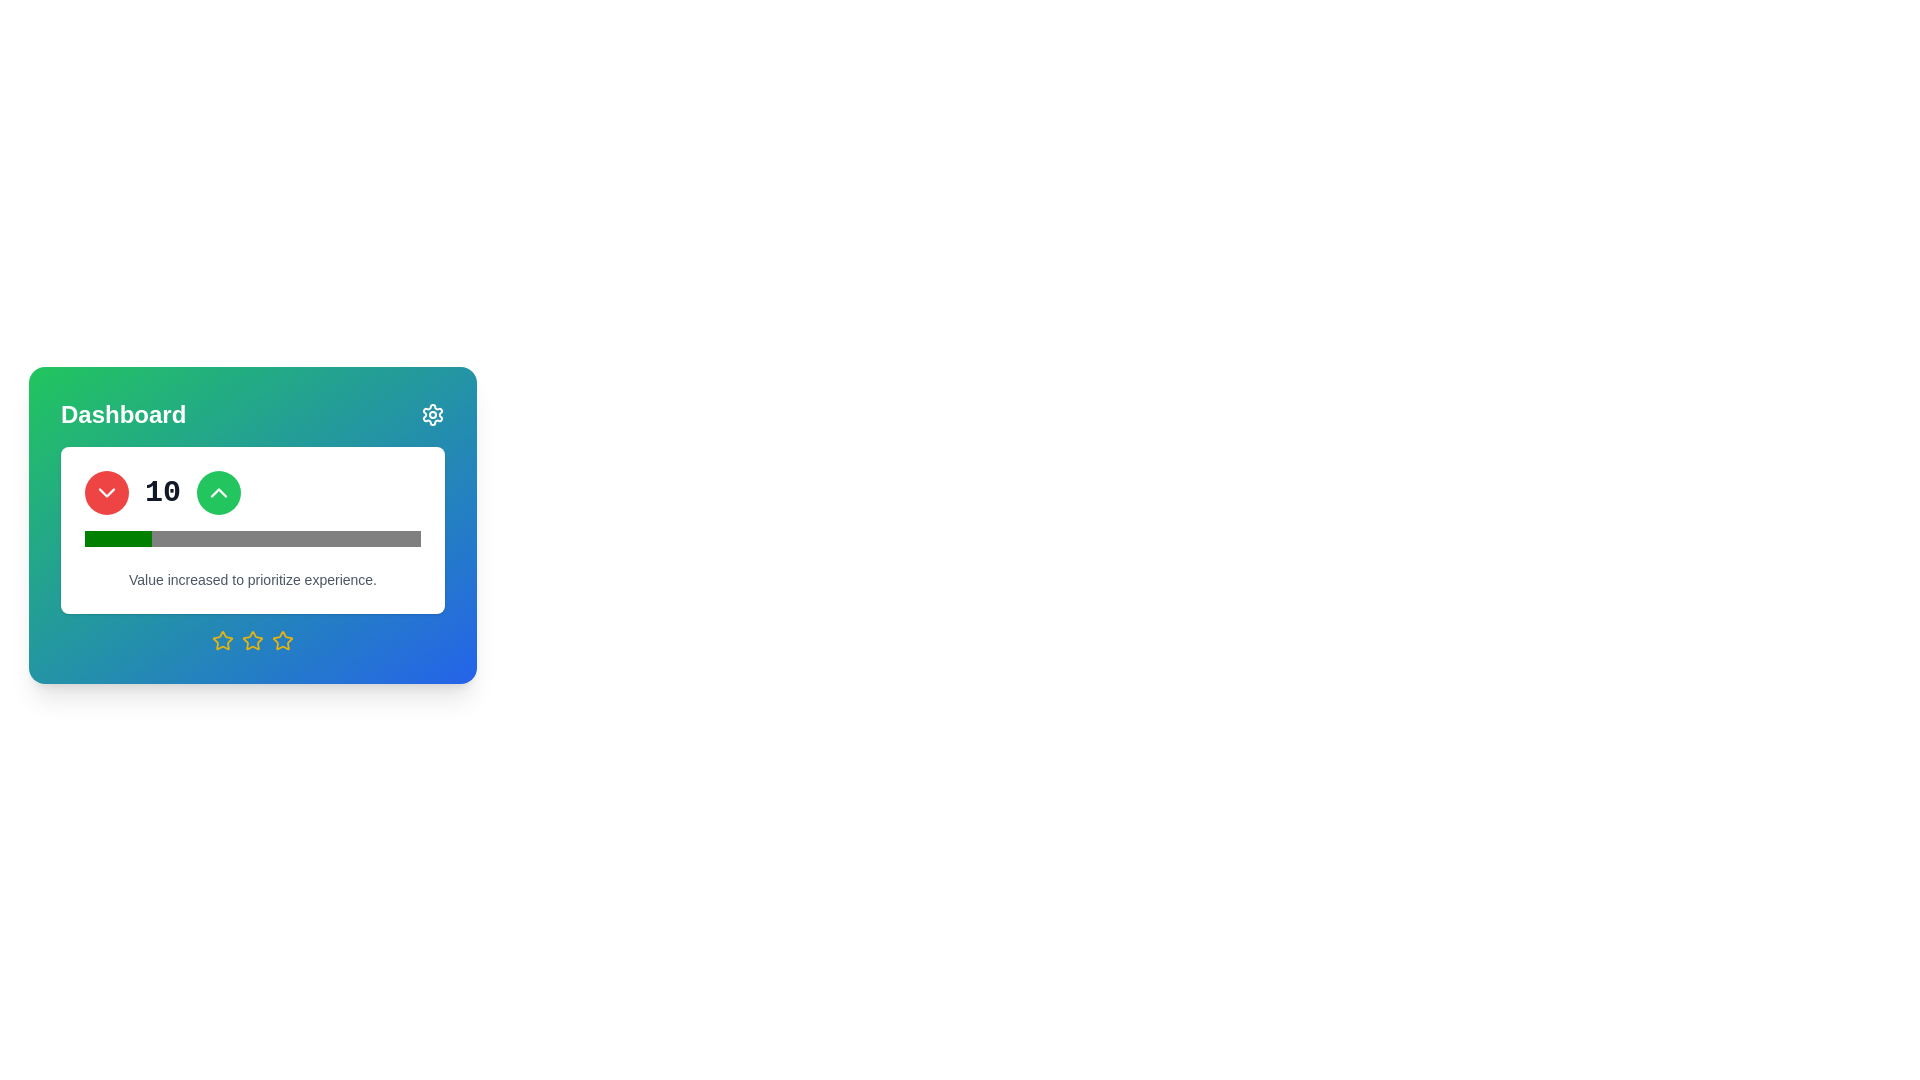  I want to click on the series of three yellow outlined stars in the rating indicator located at the bottom center of the 'Dashboard' card, so click(252, 640).